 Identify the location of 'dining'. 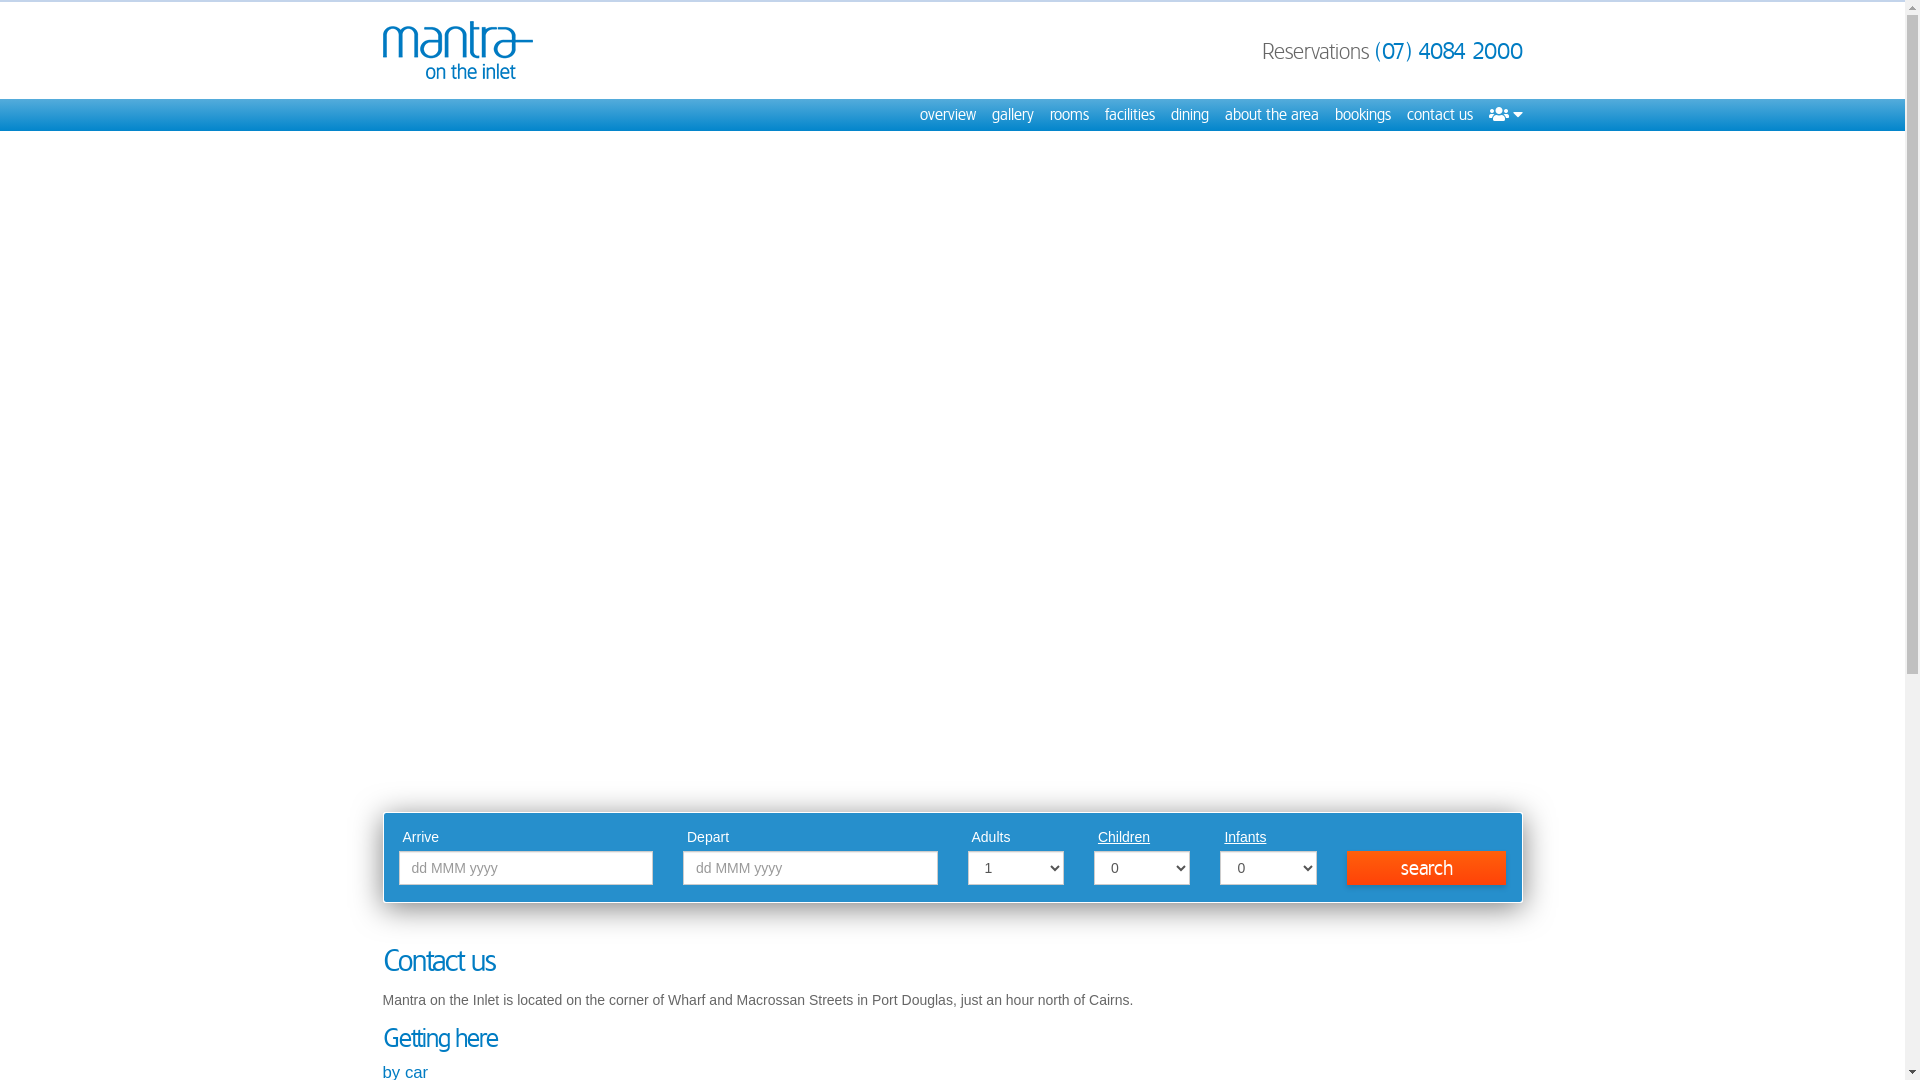
(1189, 115).